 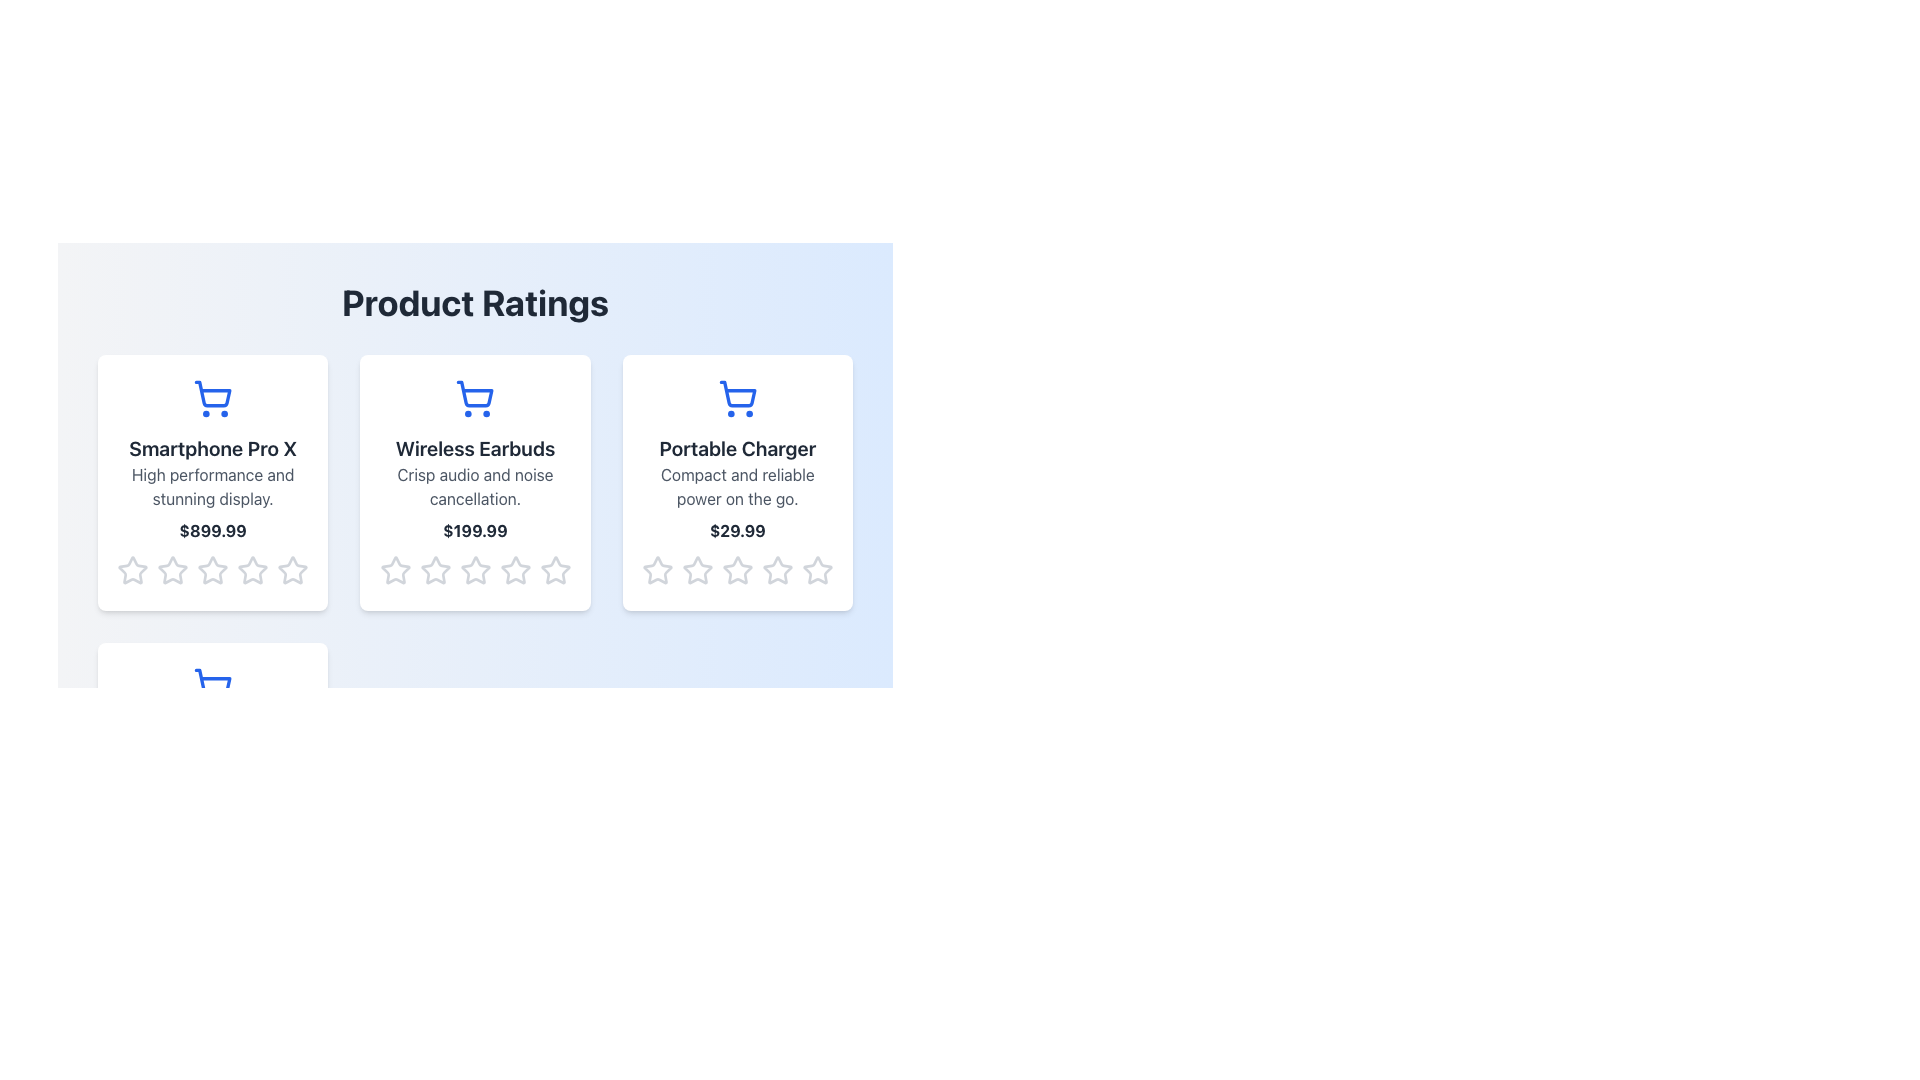 I want to click on the price display text element located in the center of the card titled 'Wireless Earbuds', positioned below the description 'Crisp audio and noise cancellation.' and above the star rating icons, so click(x=474, y=530).